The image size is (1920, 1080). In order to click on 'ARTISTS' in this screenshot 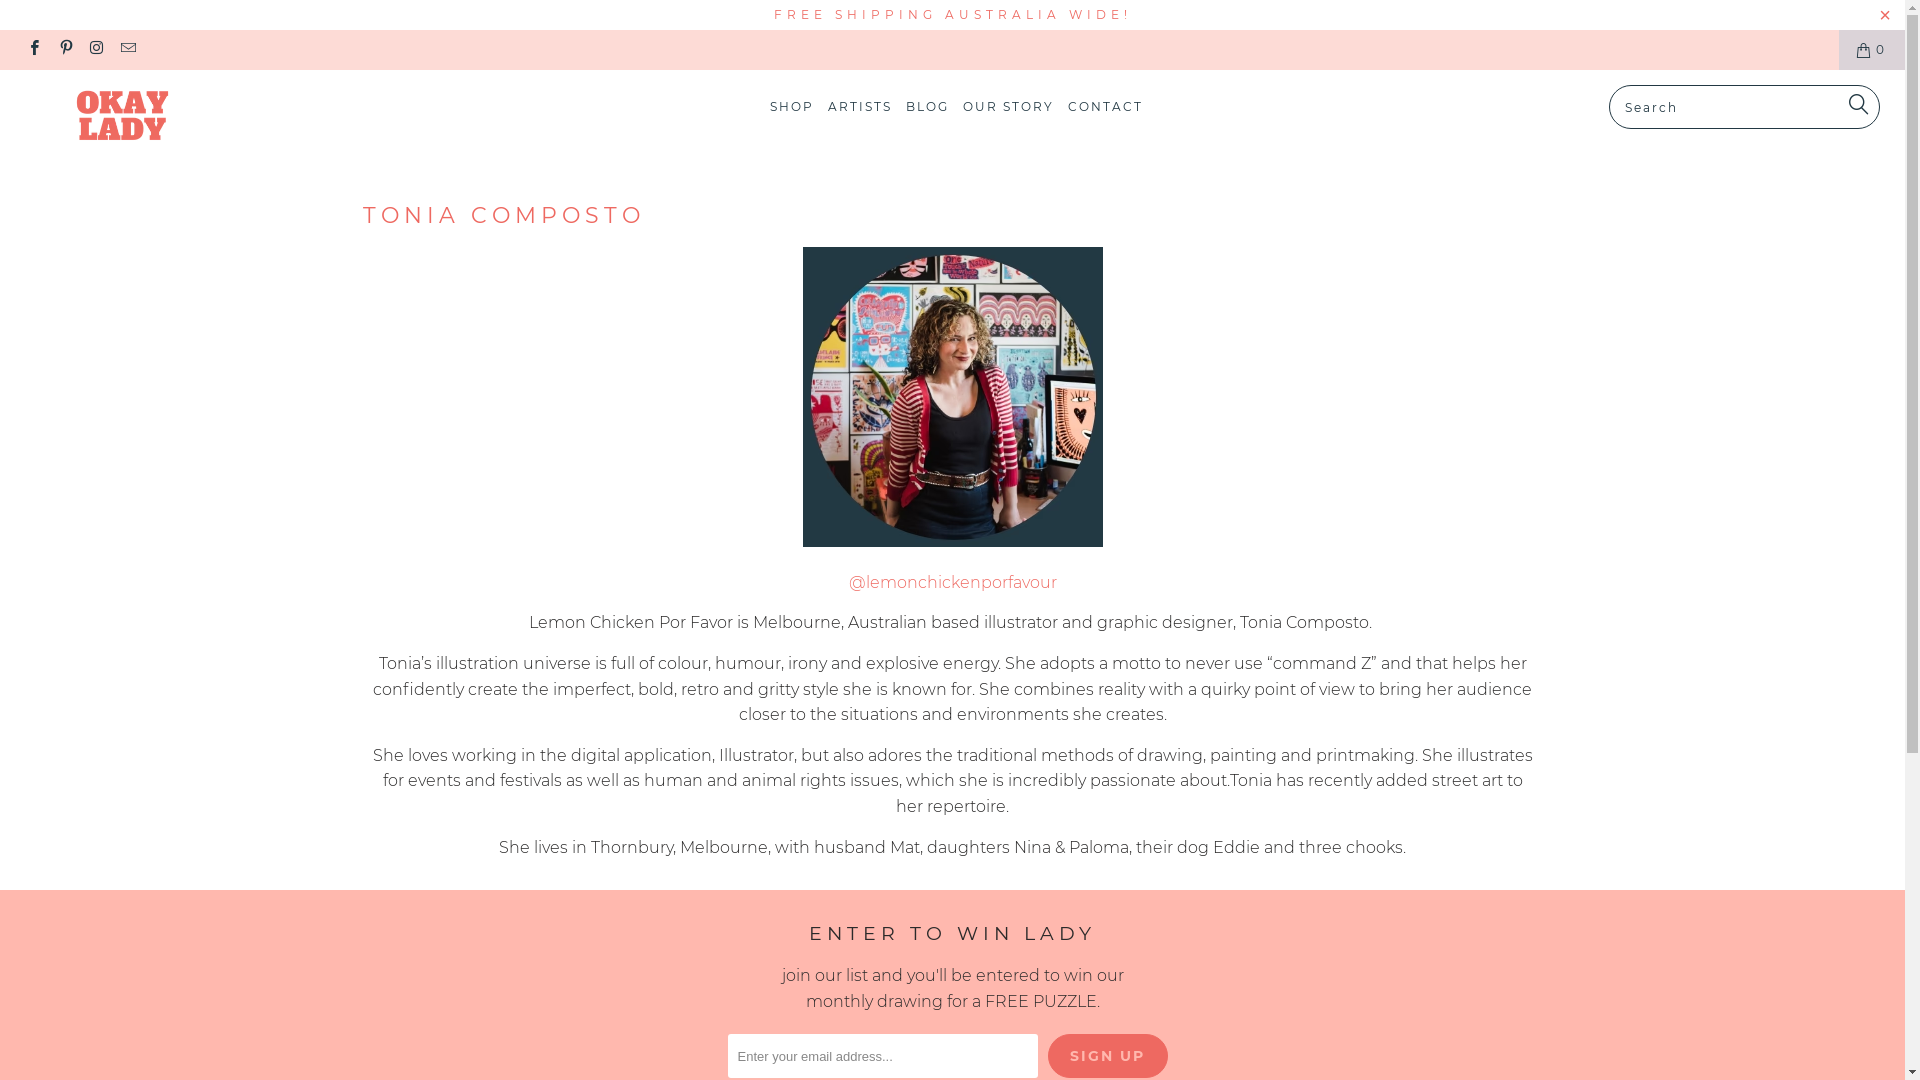, I will do `click(859, 107)`.